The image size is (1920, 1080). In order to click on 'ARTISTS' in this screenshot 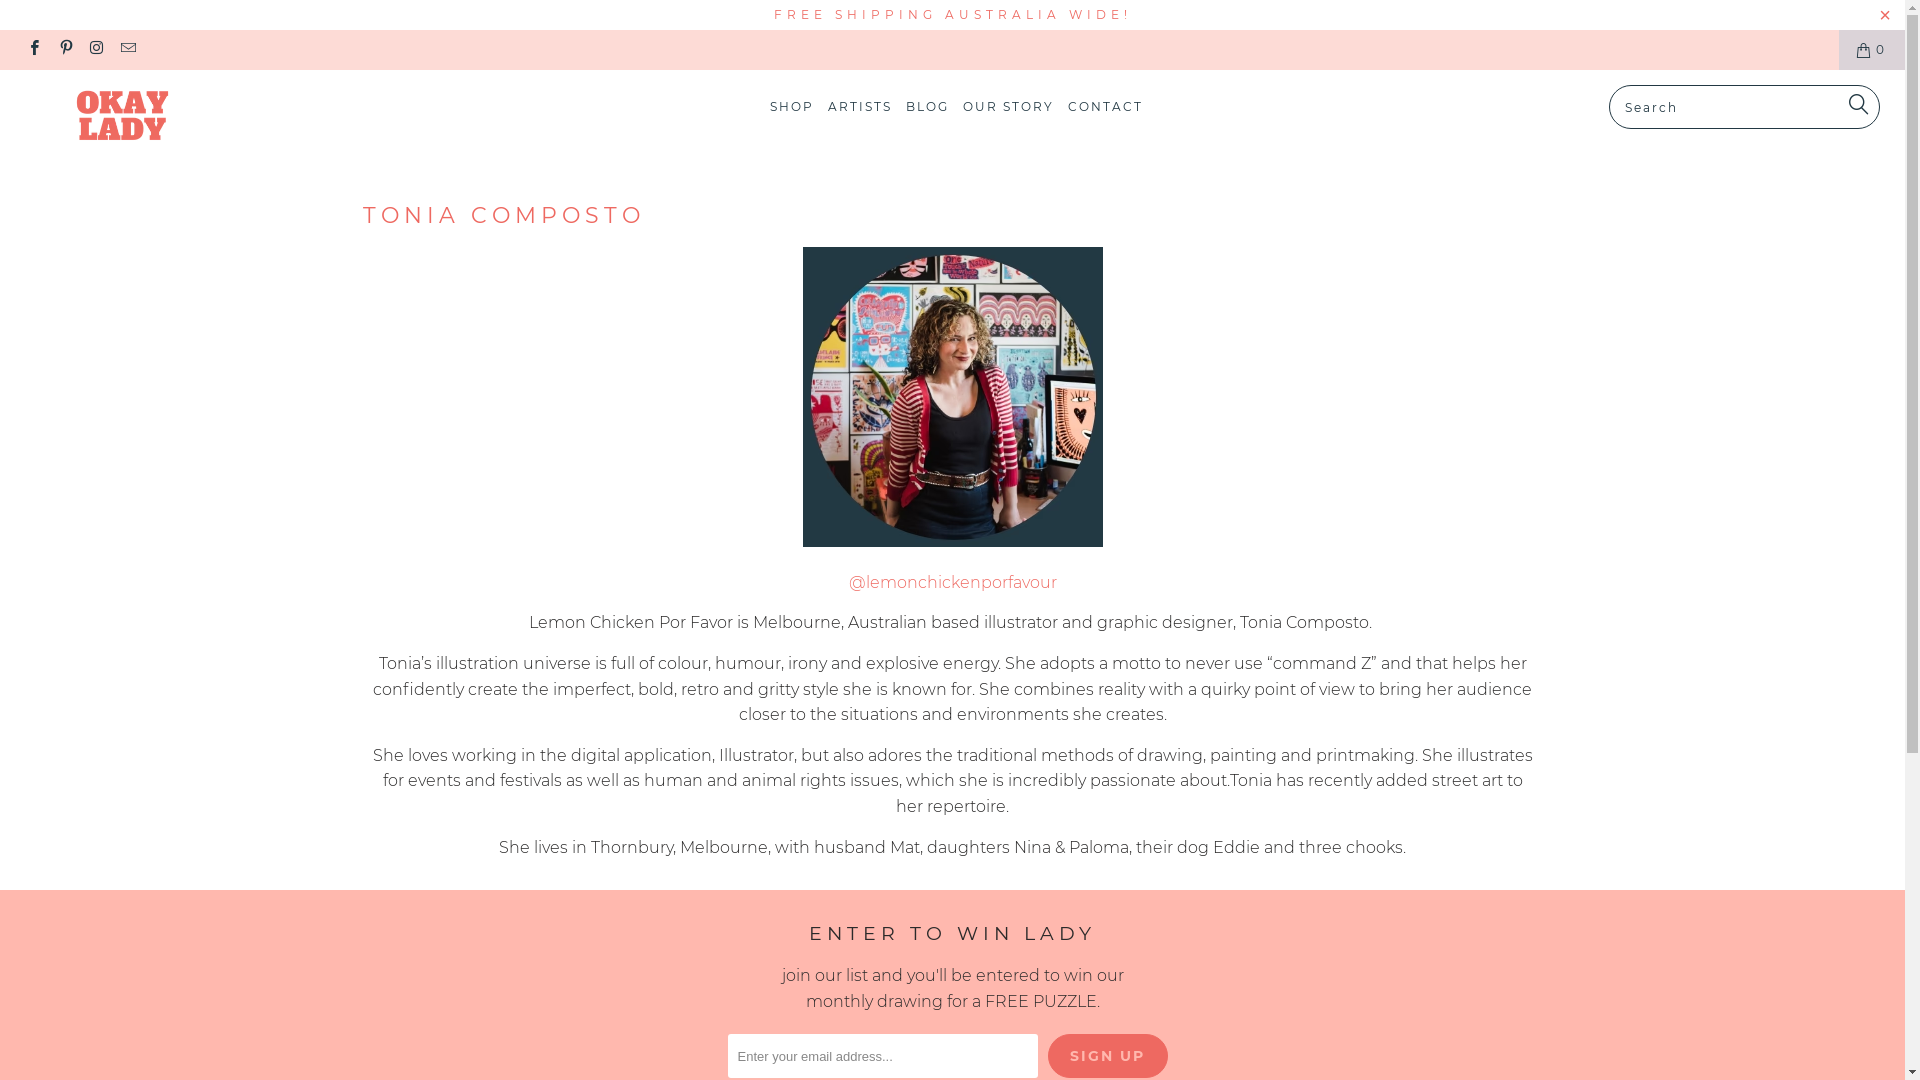, I will do `click(859, 107)`.